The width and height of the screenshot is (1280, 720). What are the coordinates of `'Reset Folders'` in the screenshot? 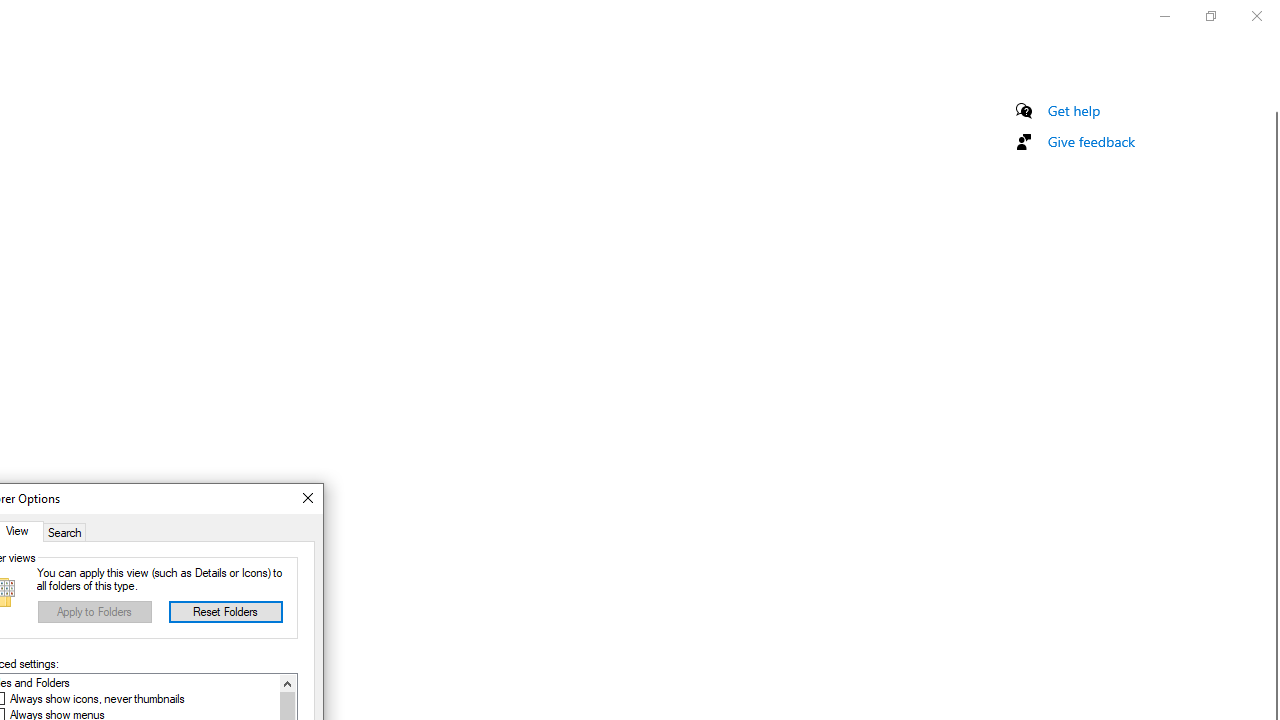 It's located at (225, 611).